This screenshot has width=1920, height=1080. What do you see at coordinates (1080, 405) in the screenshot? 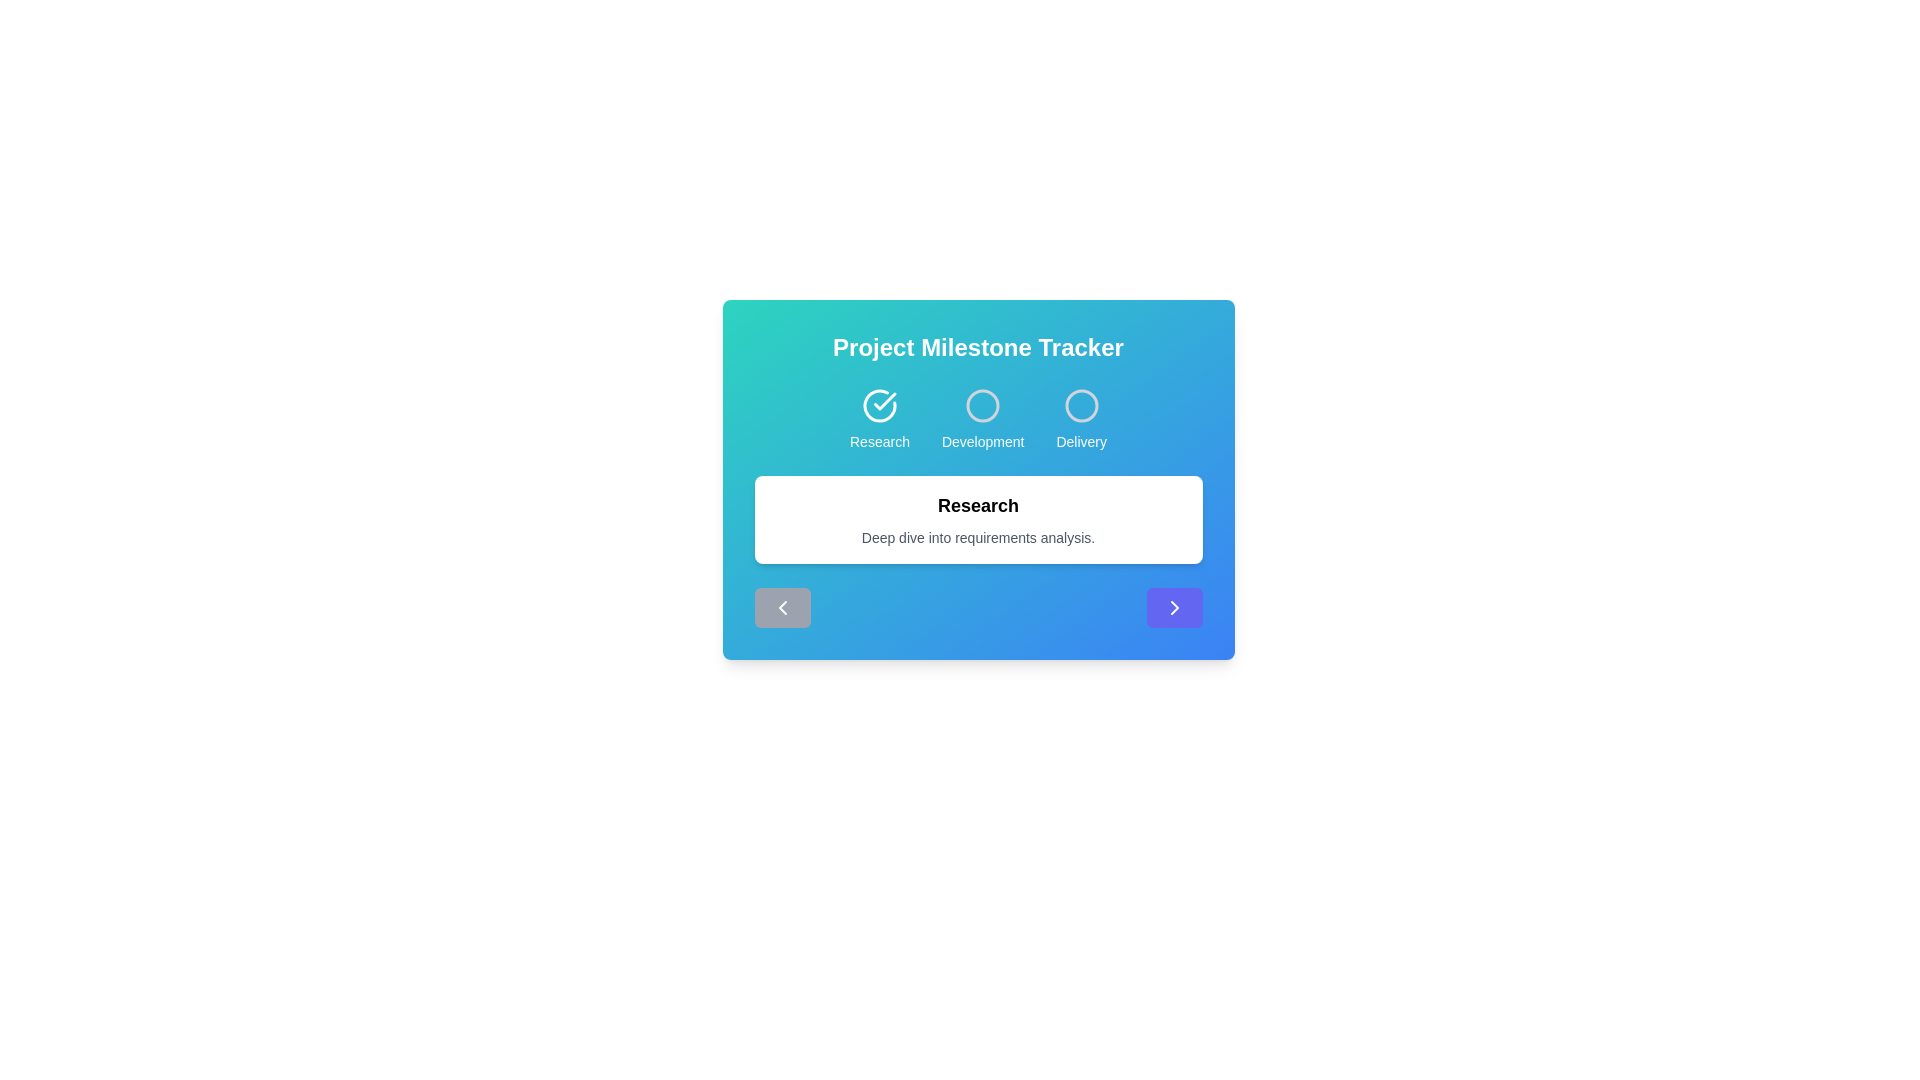
I see `the small gray SVG circle within the third milestone indicator icon labeled 'Delivery' in the 'Project Milestone Tracker' card` at bounding box center [1080, 405].